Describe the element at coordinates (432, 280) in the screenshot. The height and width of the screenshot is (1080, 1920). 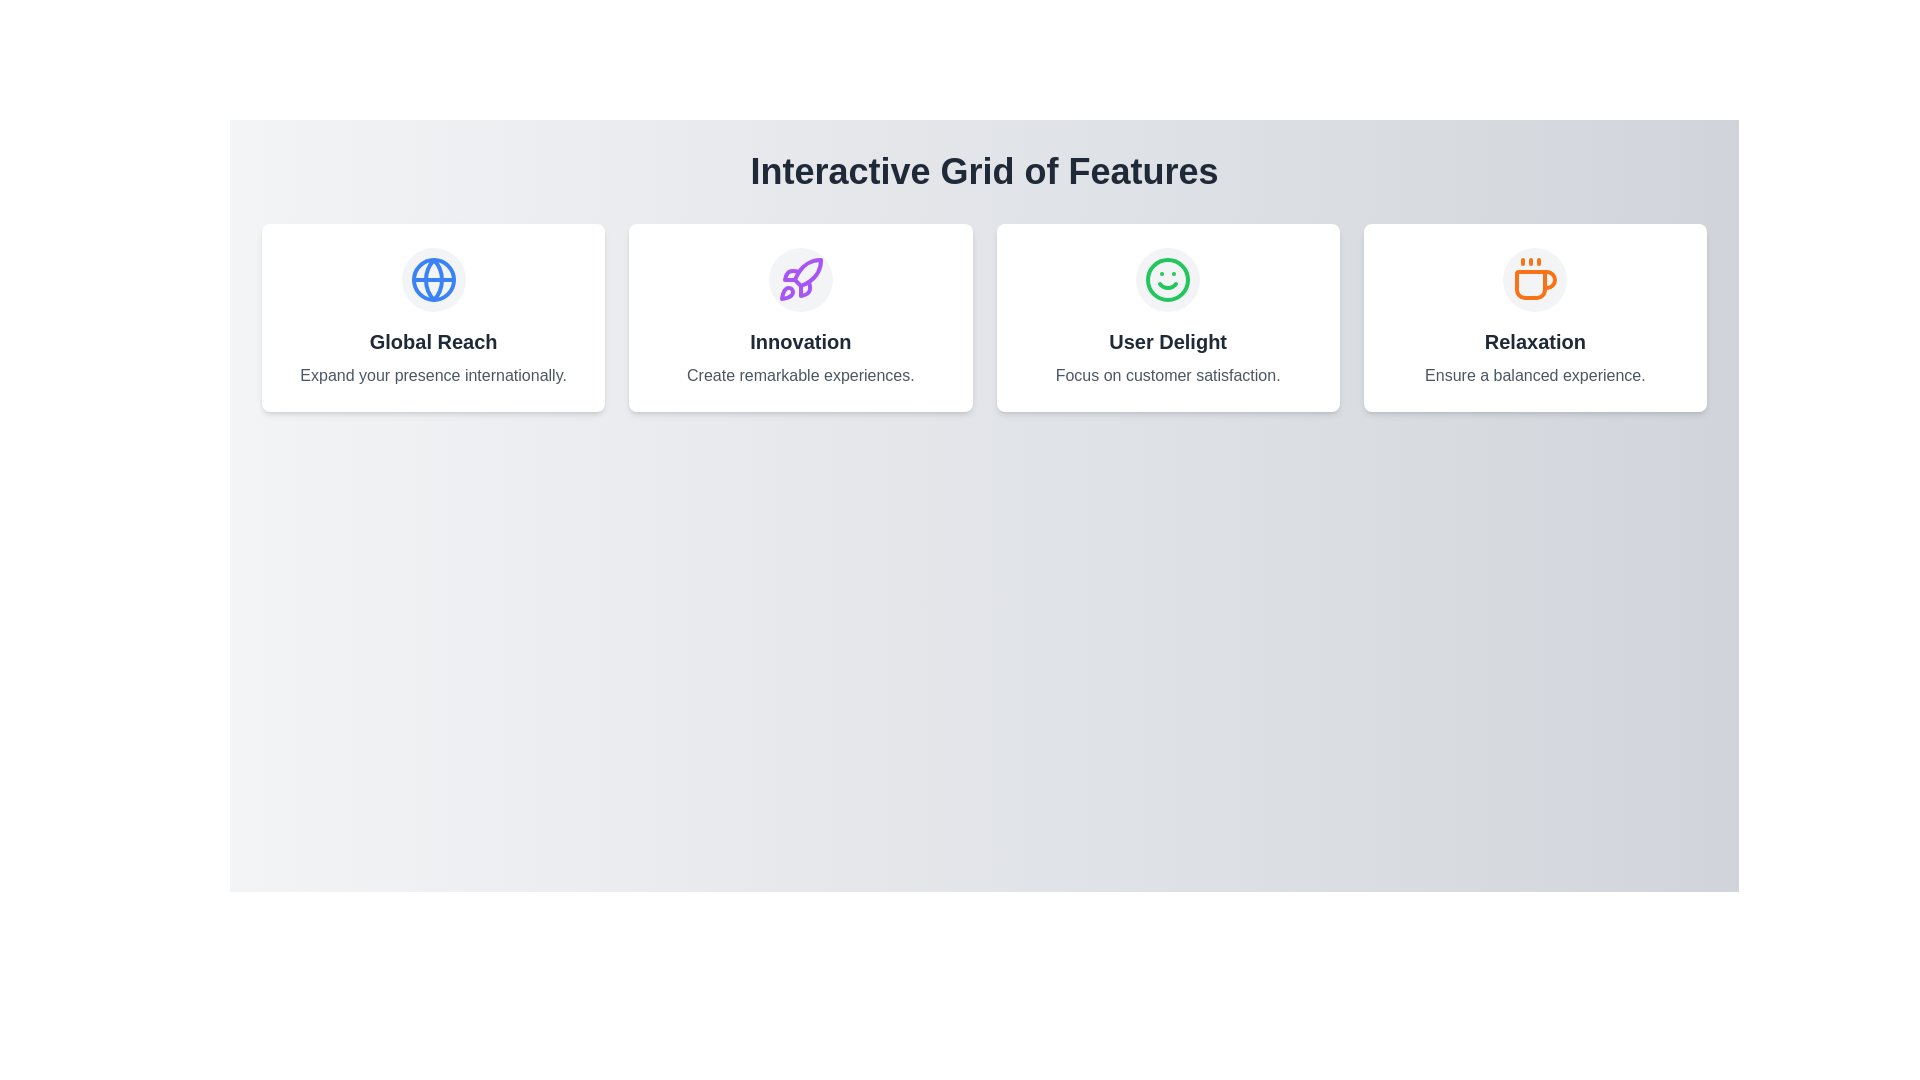
I see `the decorative circular shape within the 'Global Reach' icon, which is the leftmost icon in a four-icon layout` at that location.